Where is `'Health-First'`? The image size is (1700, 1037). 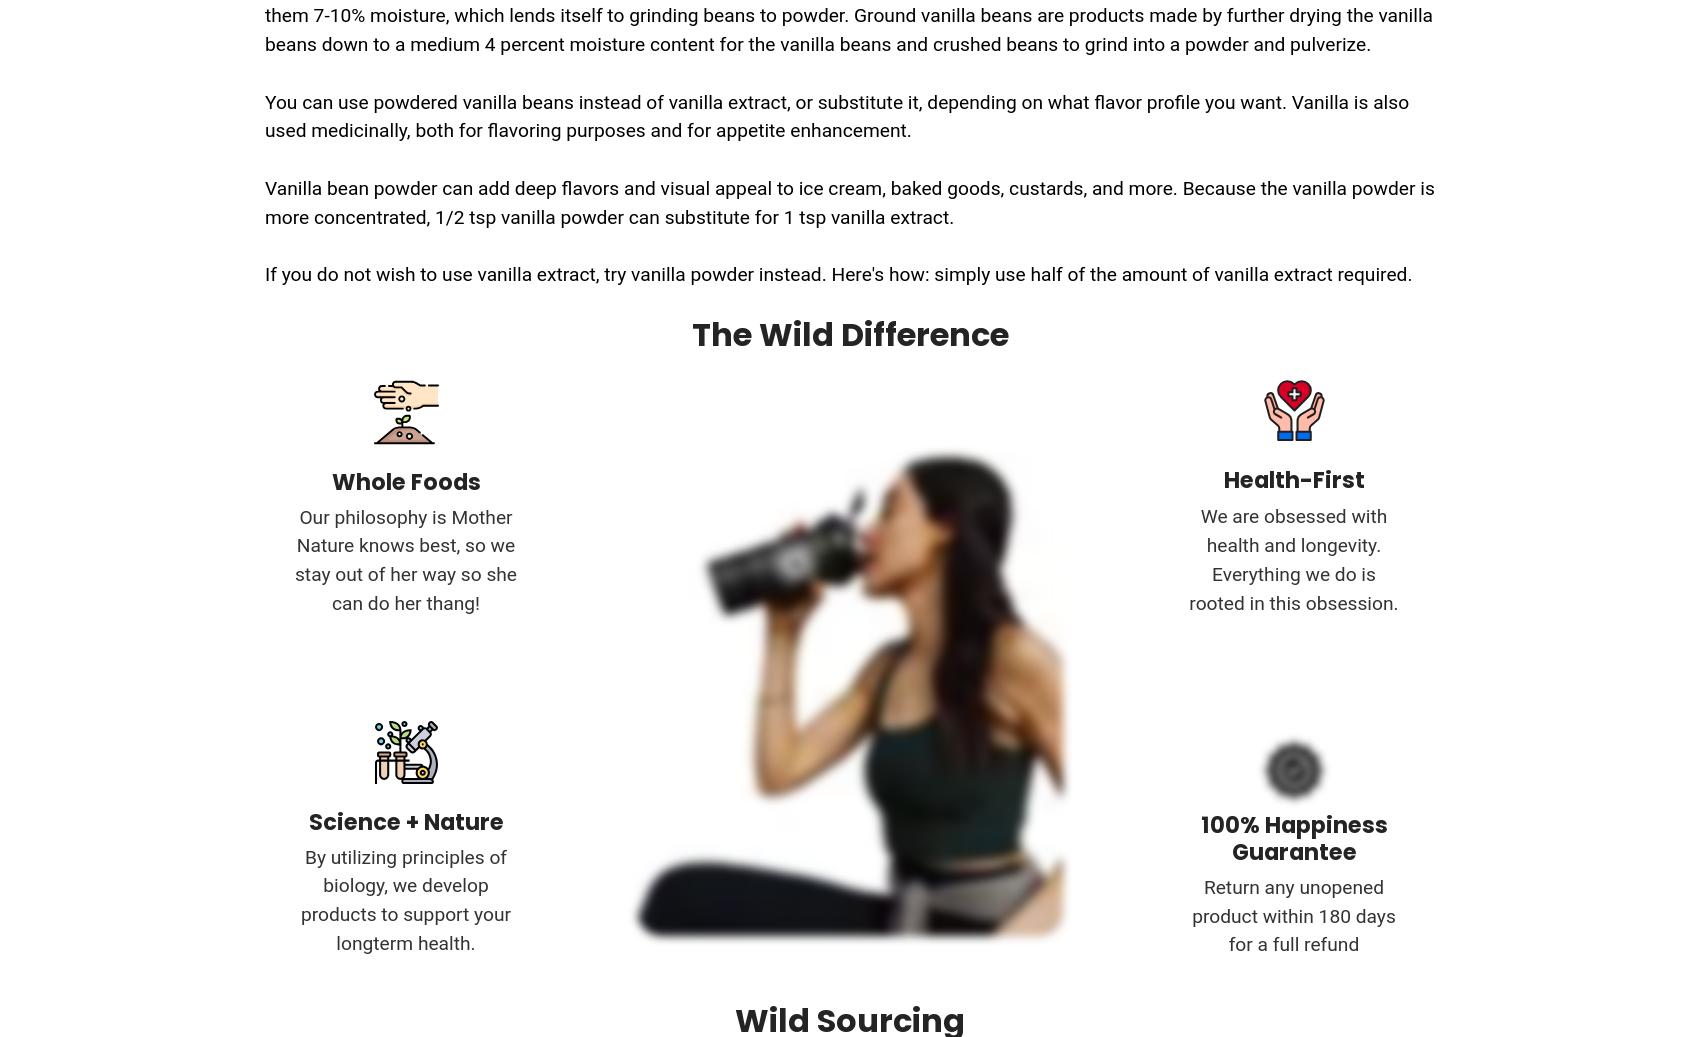 'Health-First' is located at coordinates (1293, 479).